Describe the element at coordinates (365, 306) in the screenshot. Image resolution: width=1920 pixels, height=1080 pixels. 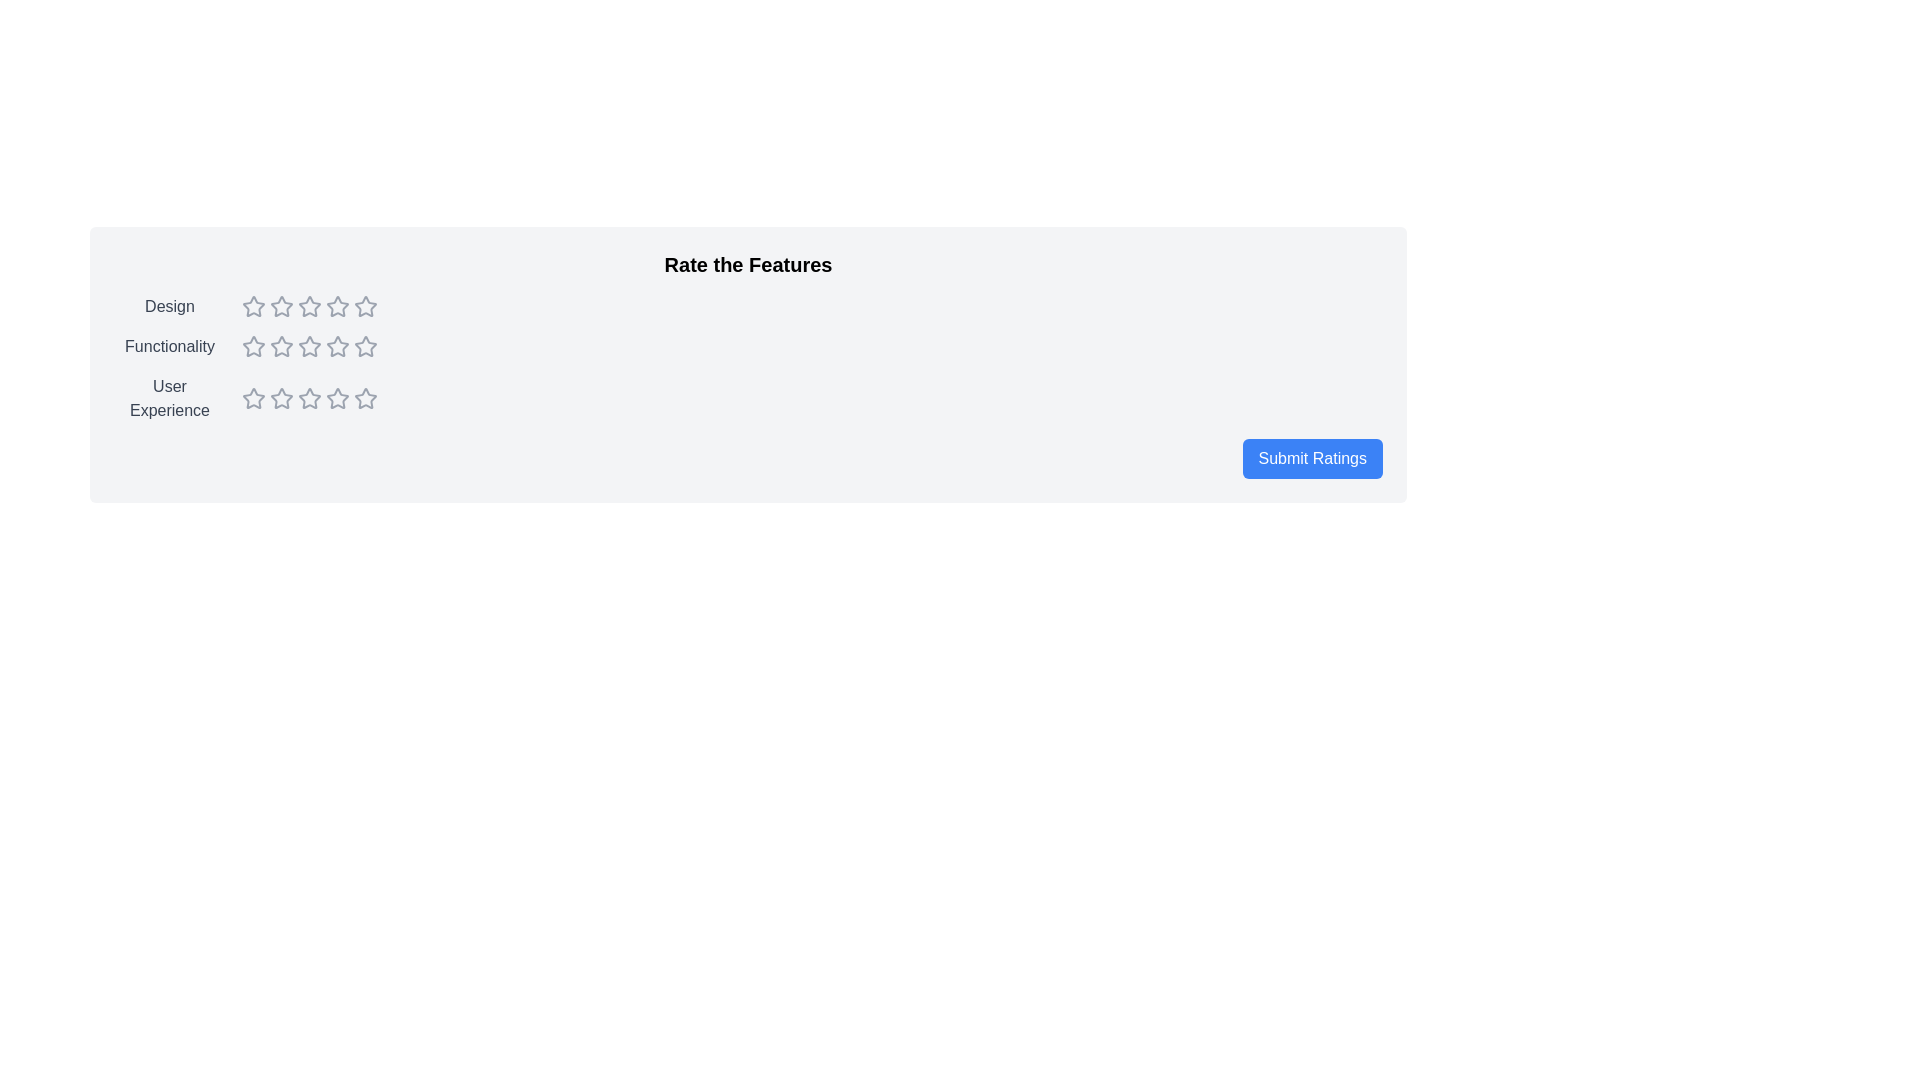
I see `the fourth star icon in the rating section` at that location.